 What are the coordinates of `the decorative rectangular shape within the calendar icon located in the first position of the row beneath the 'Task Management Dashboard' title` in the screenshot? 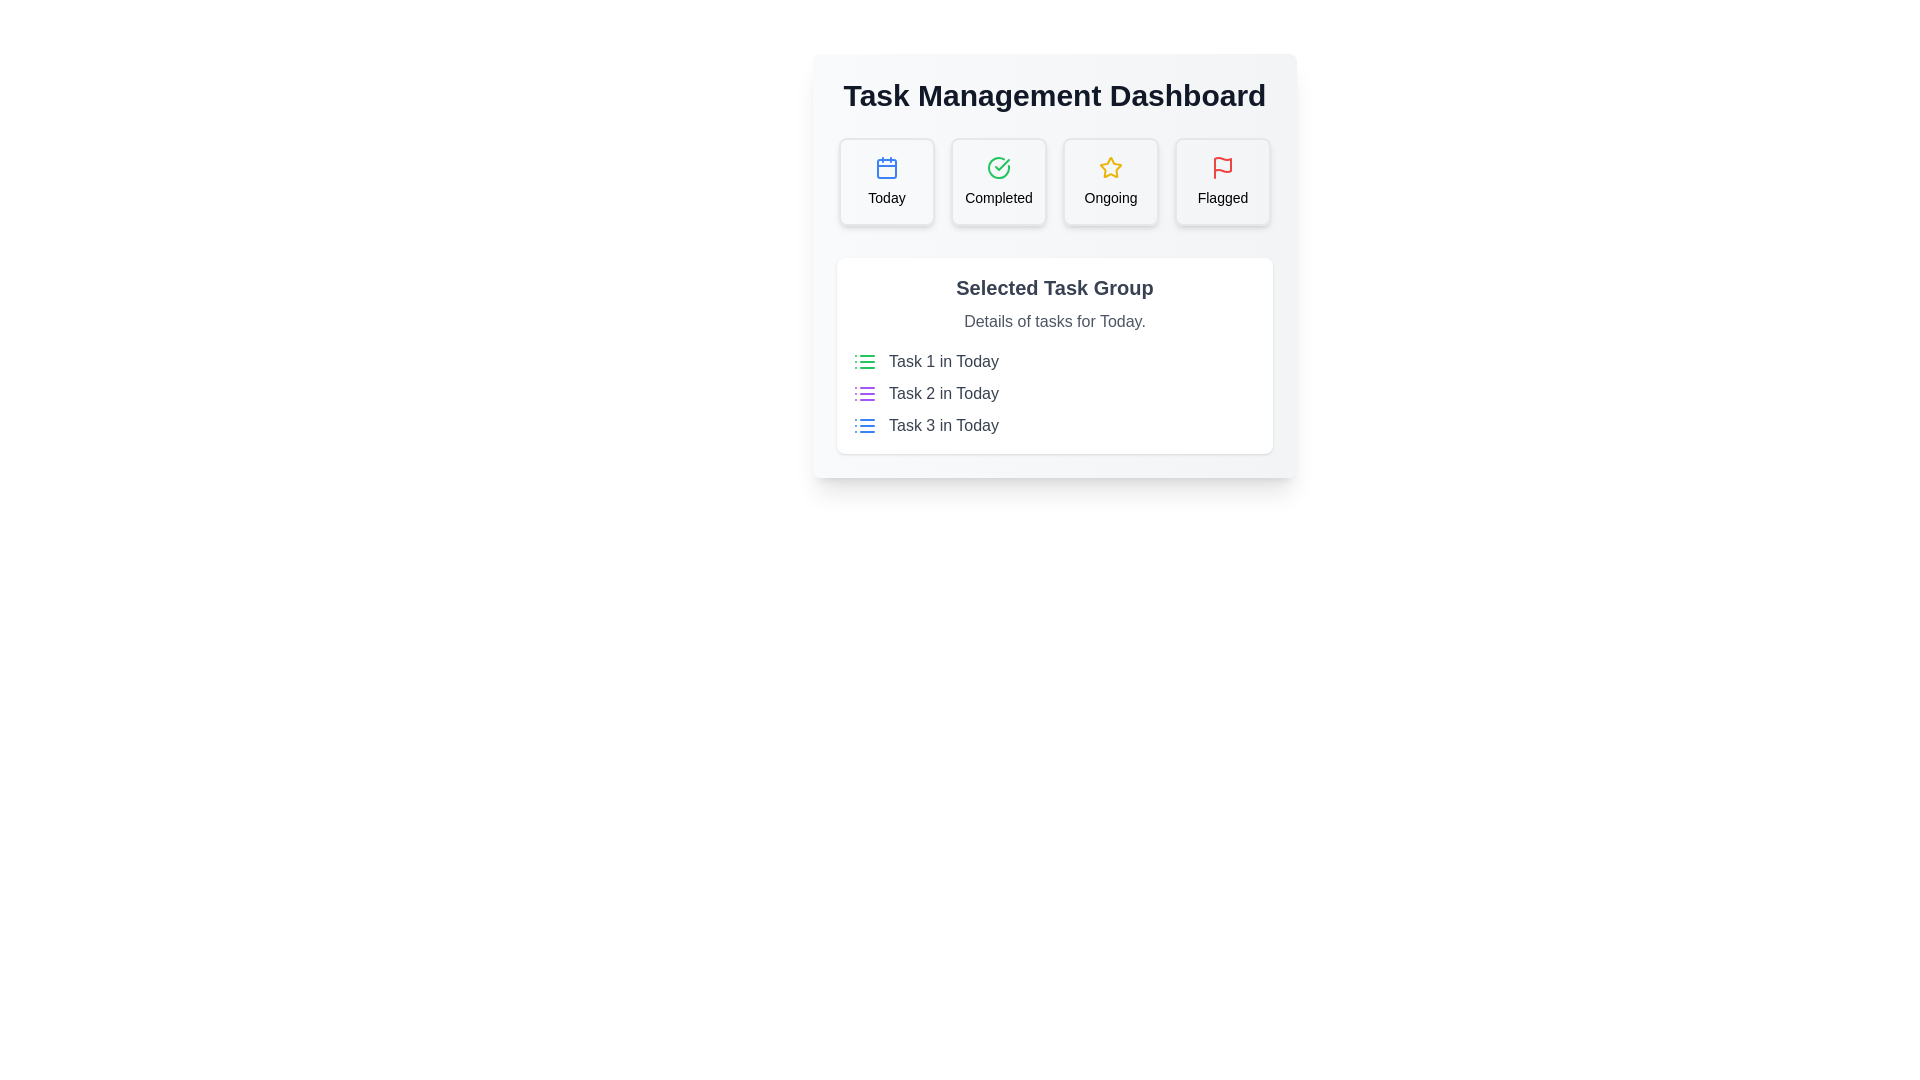 It's located at (886, 168).